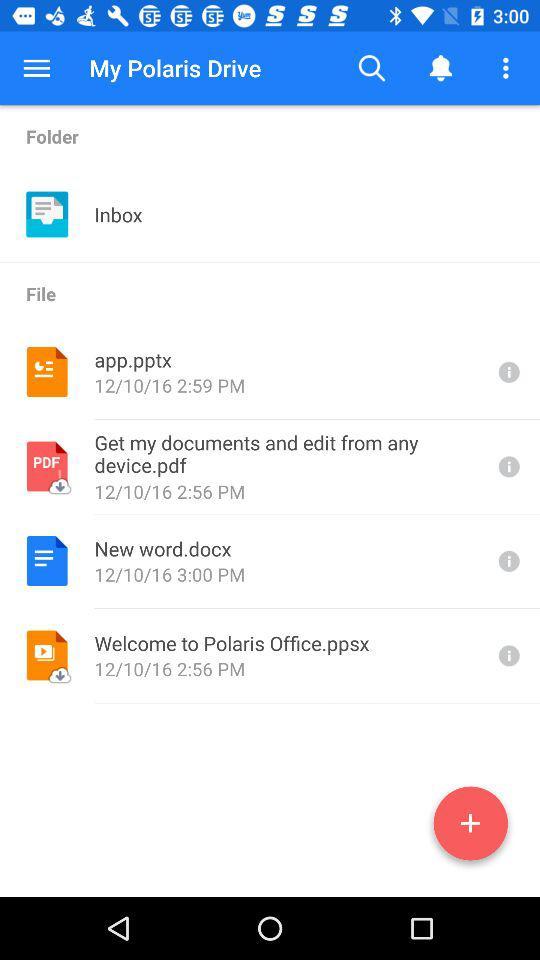 Image resolution: width=540 pixels, height=960 pixels. Describe the element at coordinates (470, 827) in the screenshot. I see `more` at that location.